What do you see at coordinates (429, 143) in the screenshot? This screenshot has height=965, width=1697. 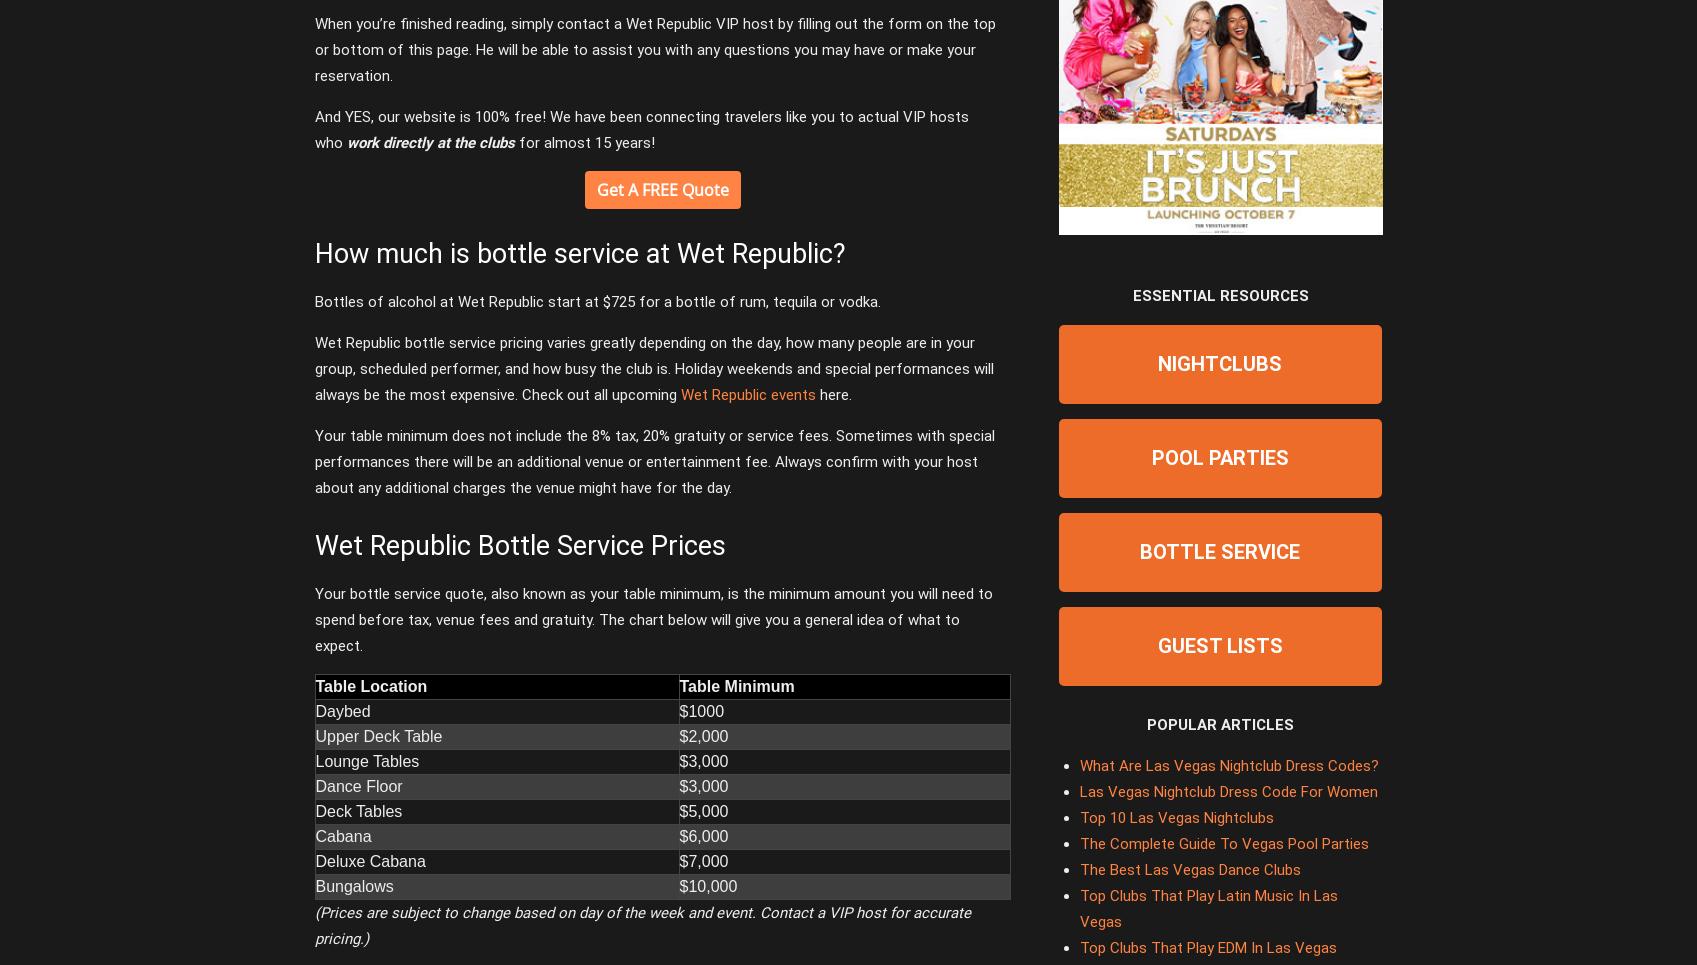 I see `'work directly at the clubs'` at bounding box center [429, 143].